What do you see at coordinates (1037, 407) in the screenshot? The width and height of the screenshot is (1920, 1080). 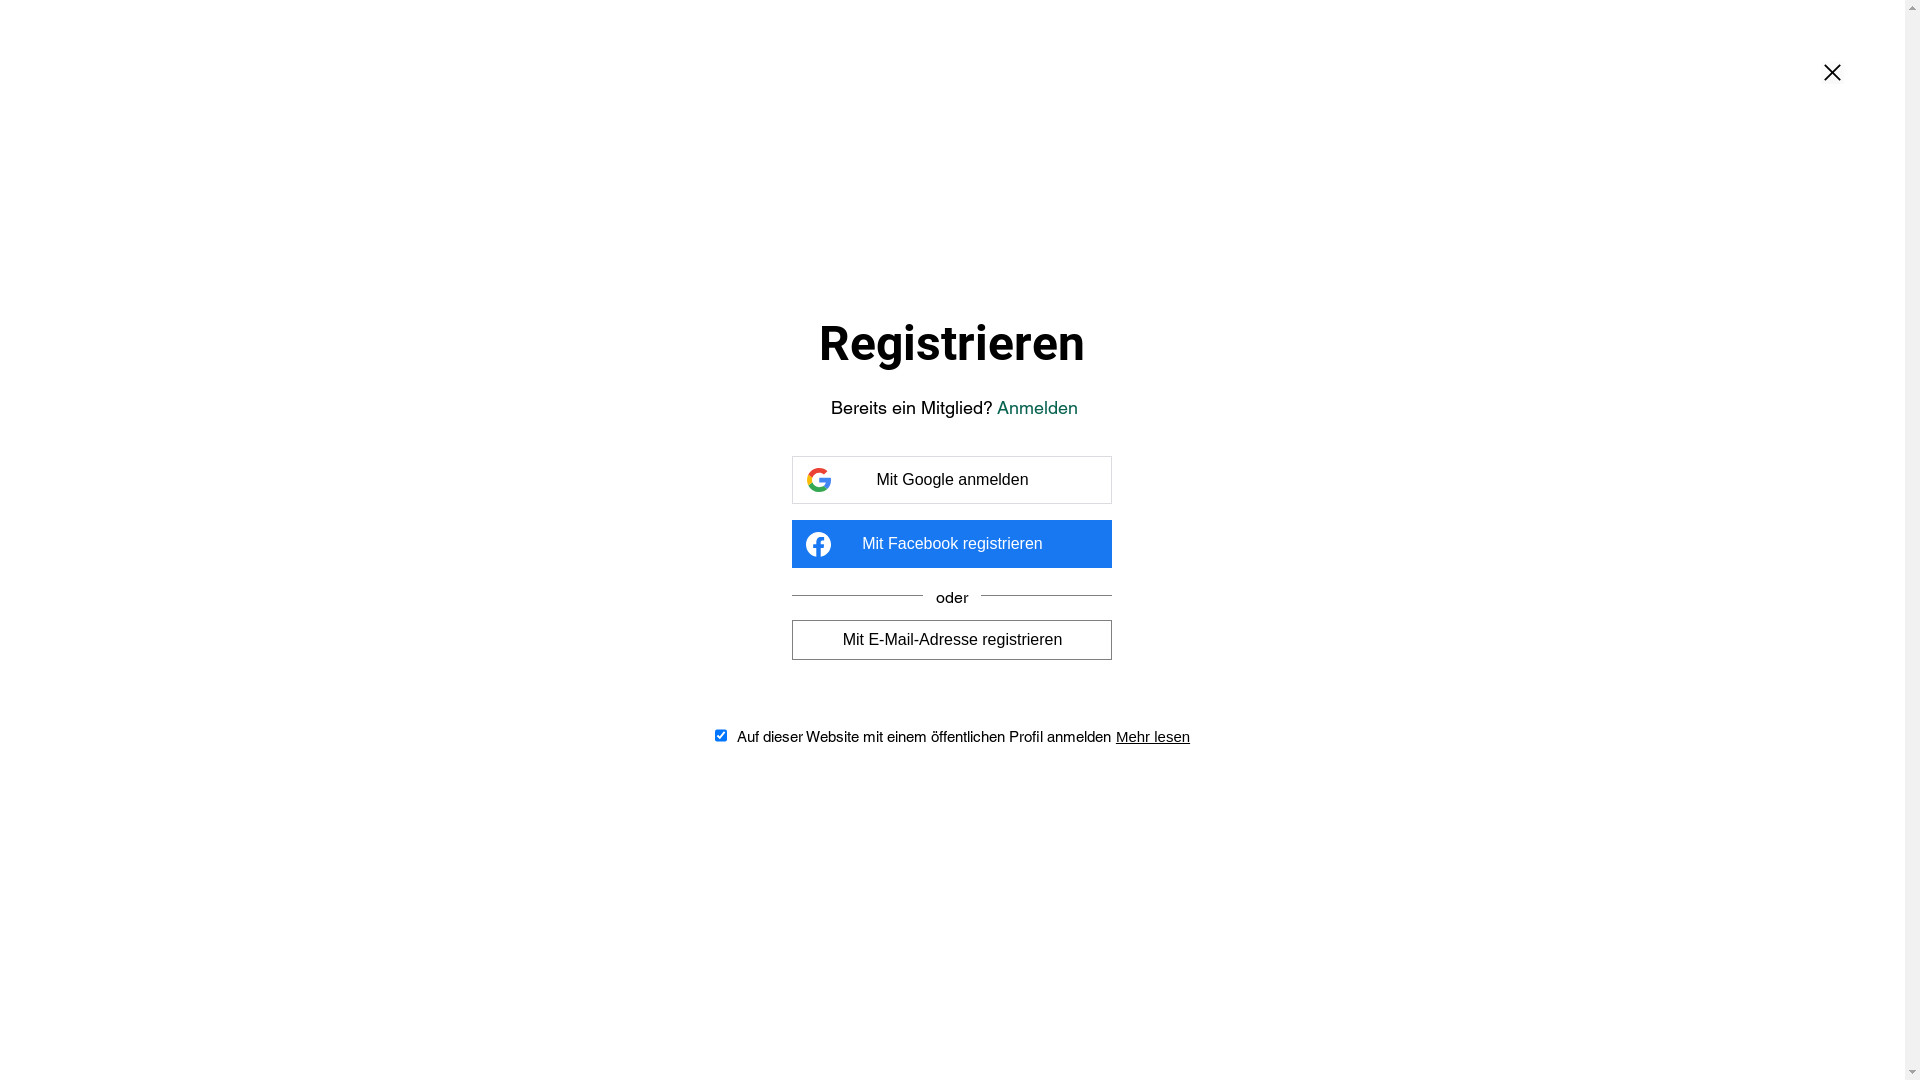 I see `'Anmelden'` at bounding box center [1037, 407].